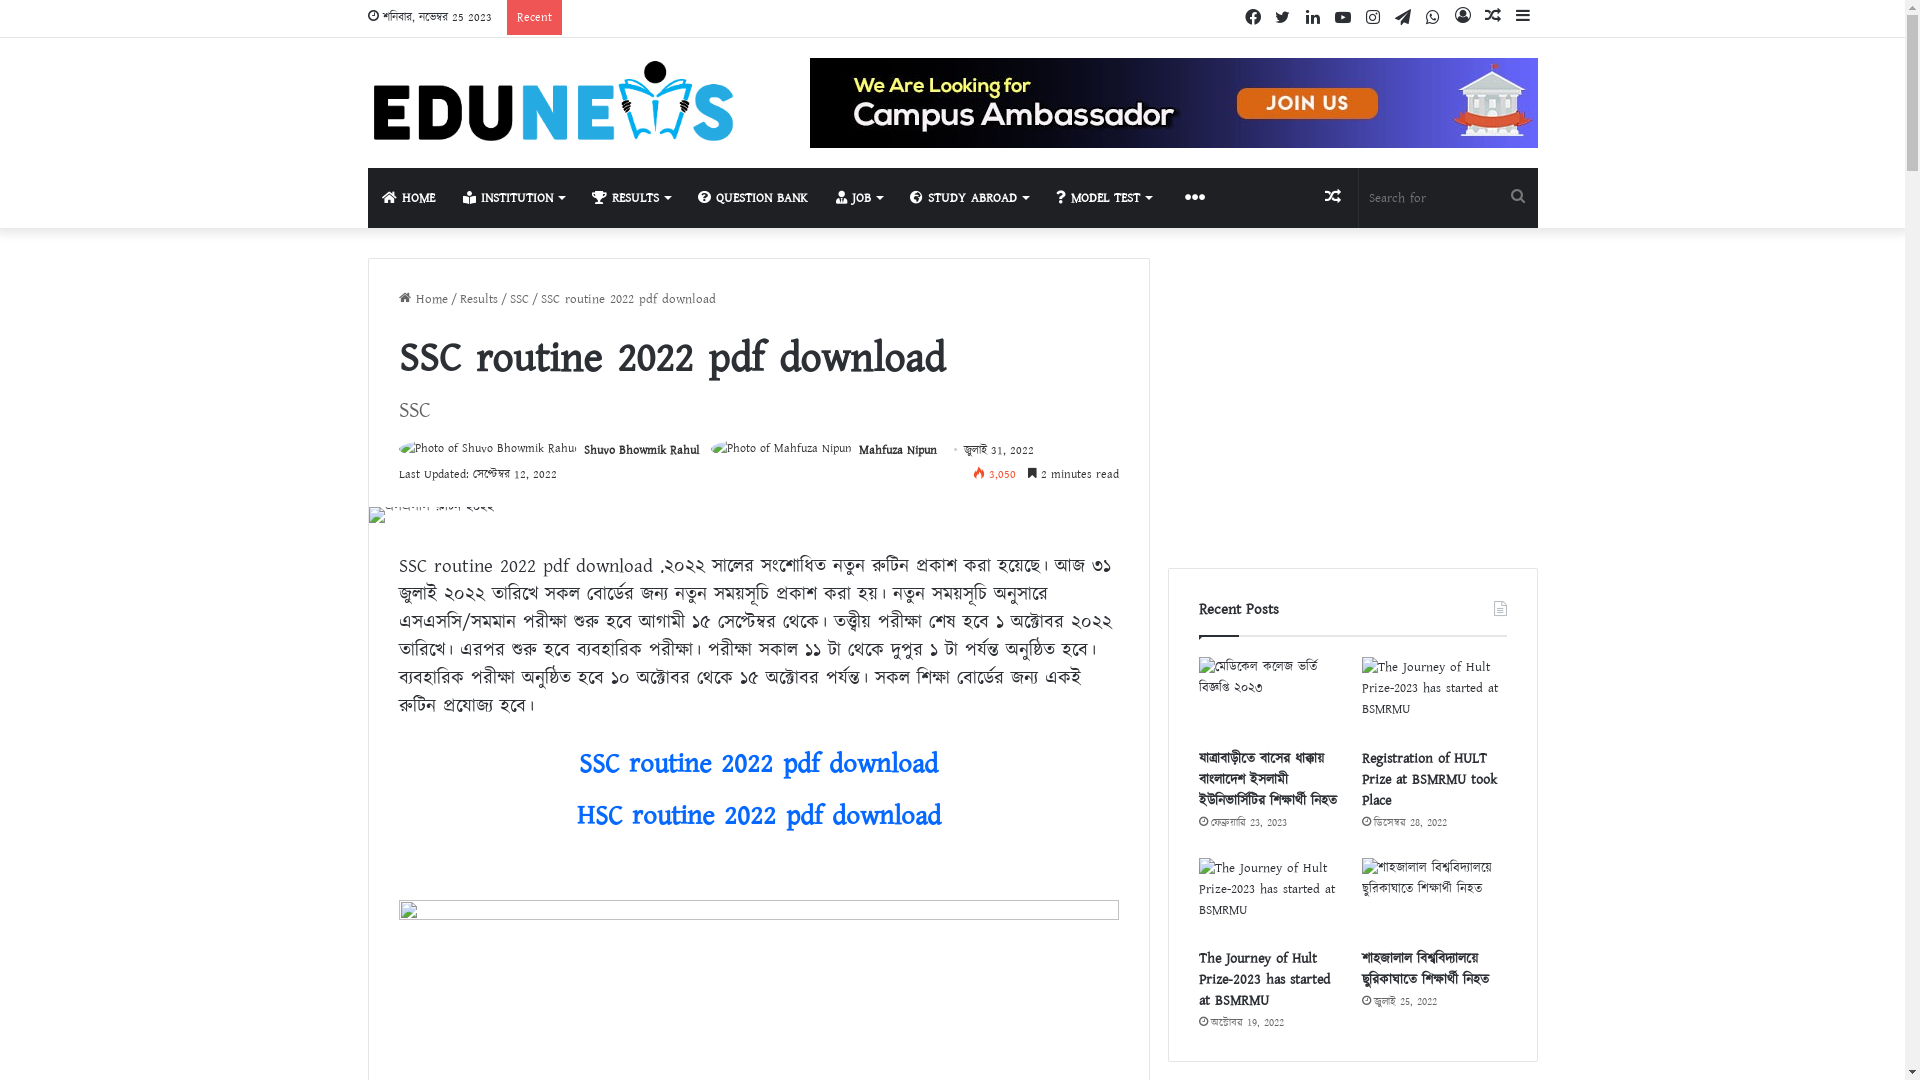 Image resolution: width=1920 pixels, height=1080 pixels. Describe the element at coordinates (1353, 397) in the screenshot. I see `'Advertisement'` at that location.